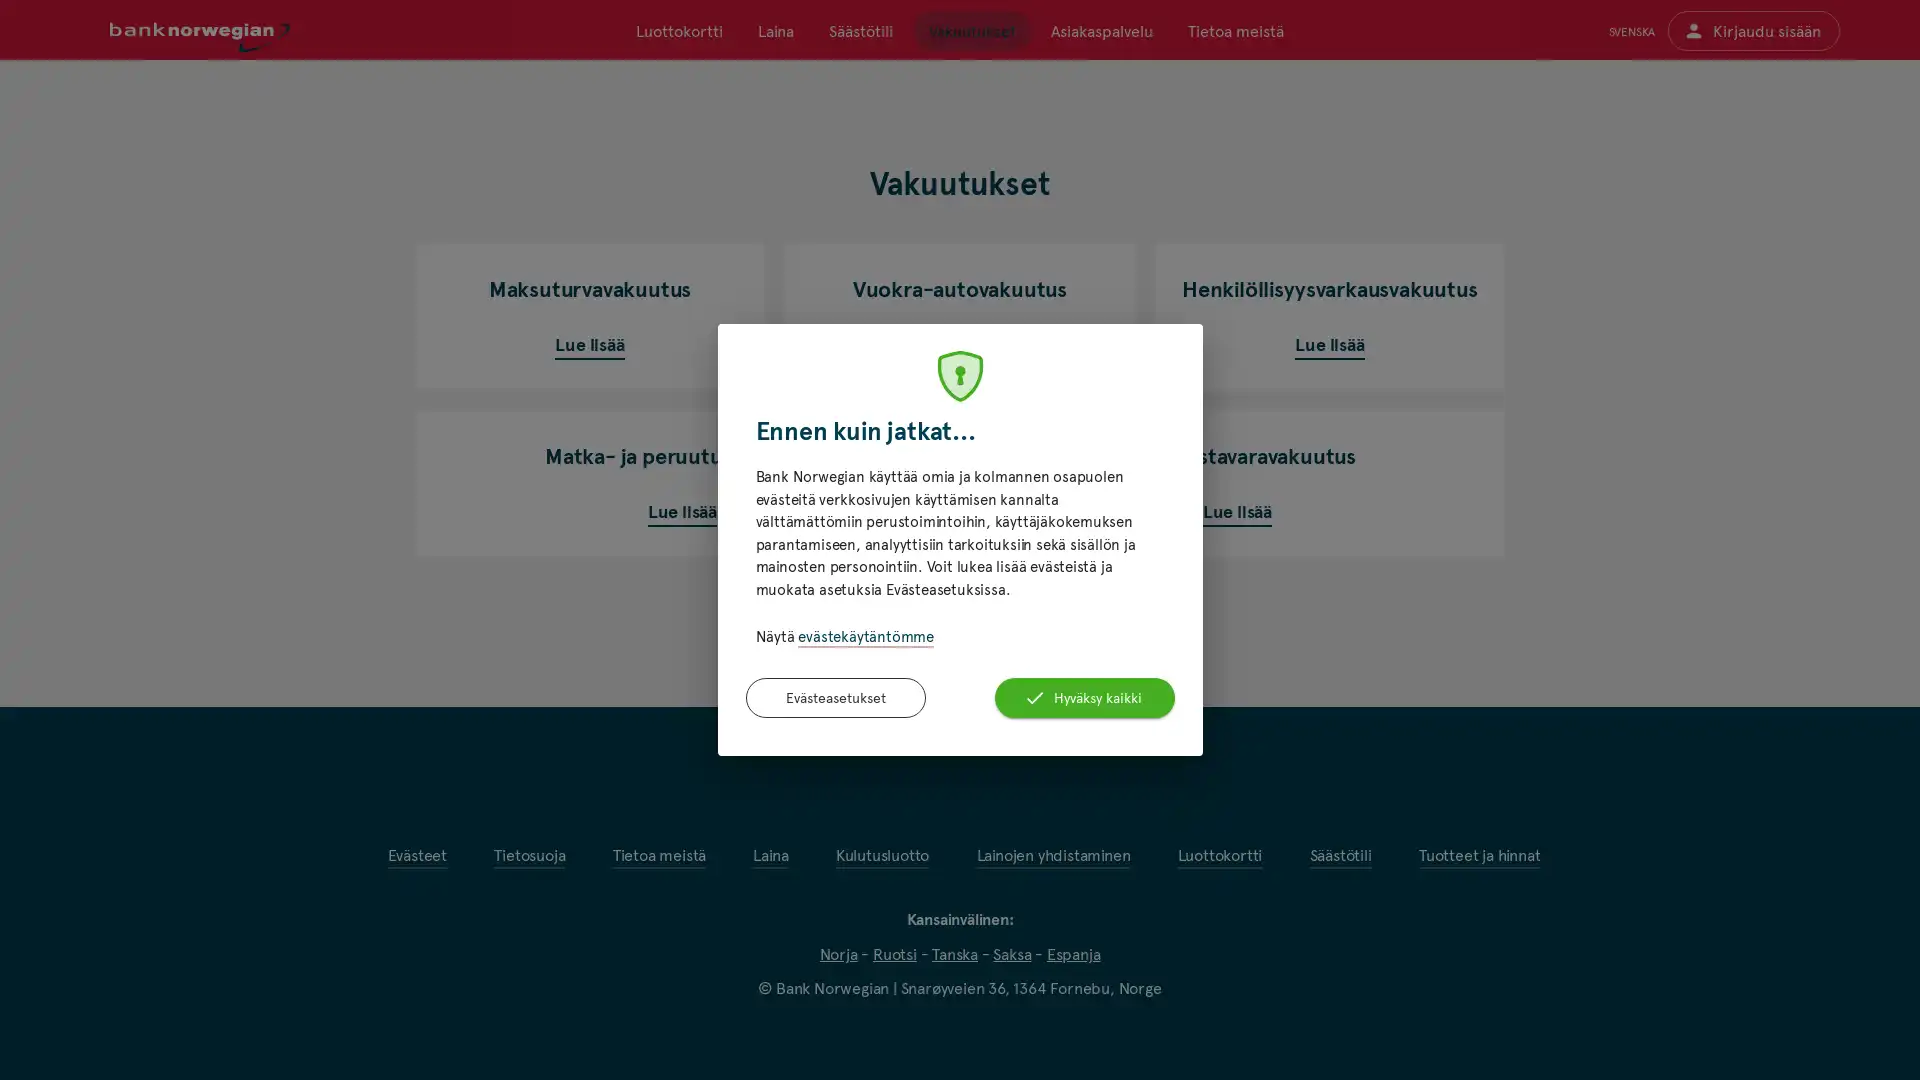 The height and width of the screenshot is (1080, 1920). I want to click on Hyvaksy kaikki, so click(1083, 696).